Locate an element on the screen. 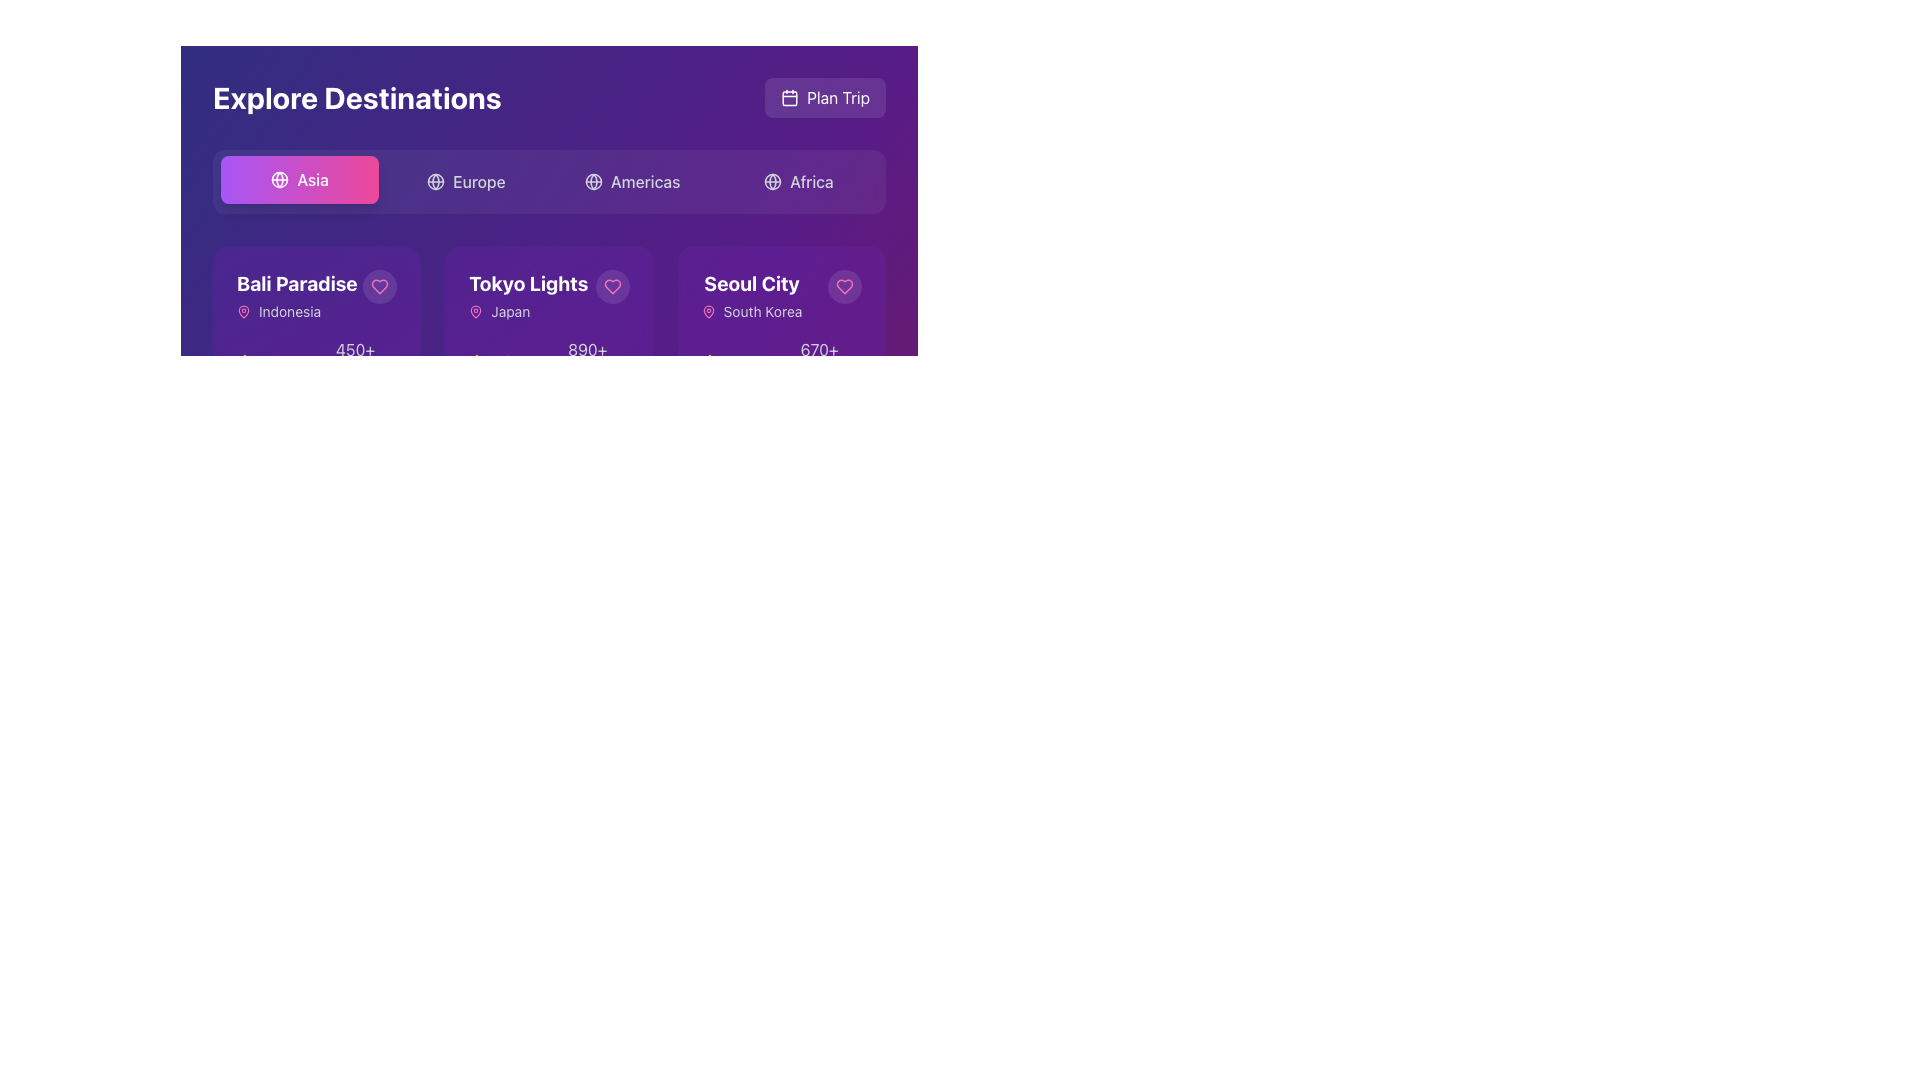 This screenshot has height=1080, width=1920. the 'Seoul City' text block with the pink pin icon is located at coordinates (751, 296).